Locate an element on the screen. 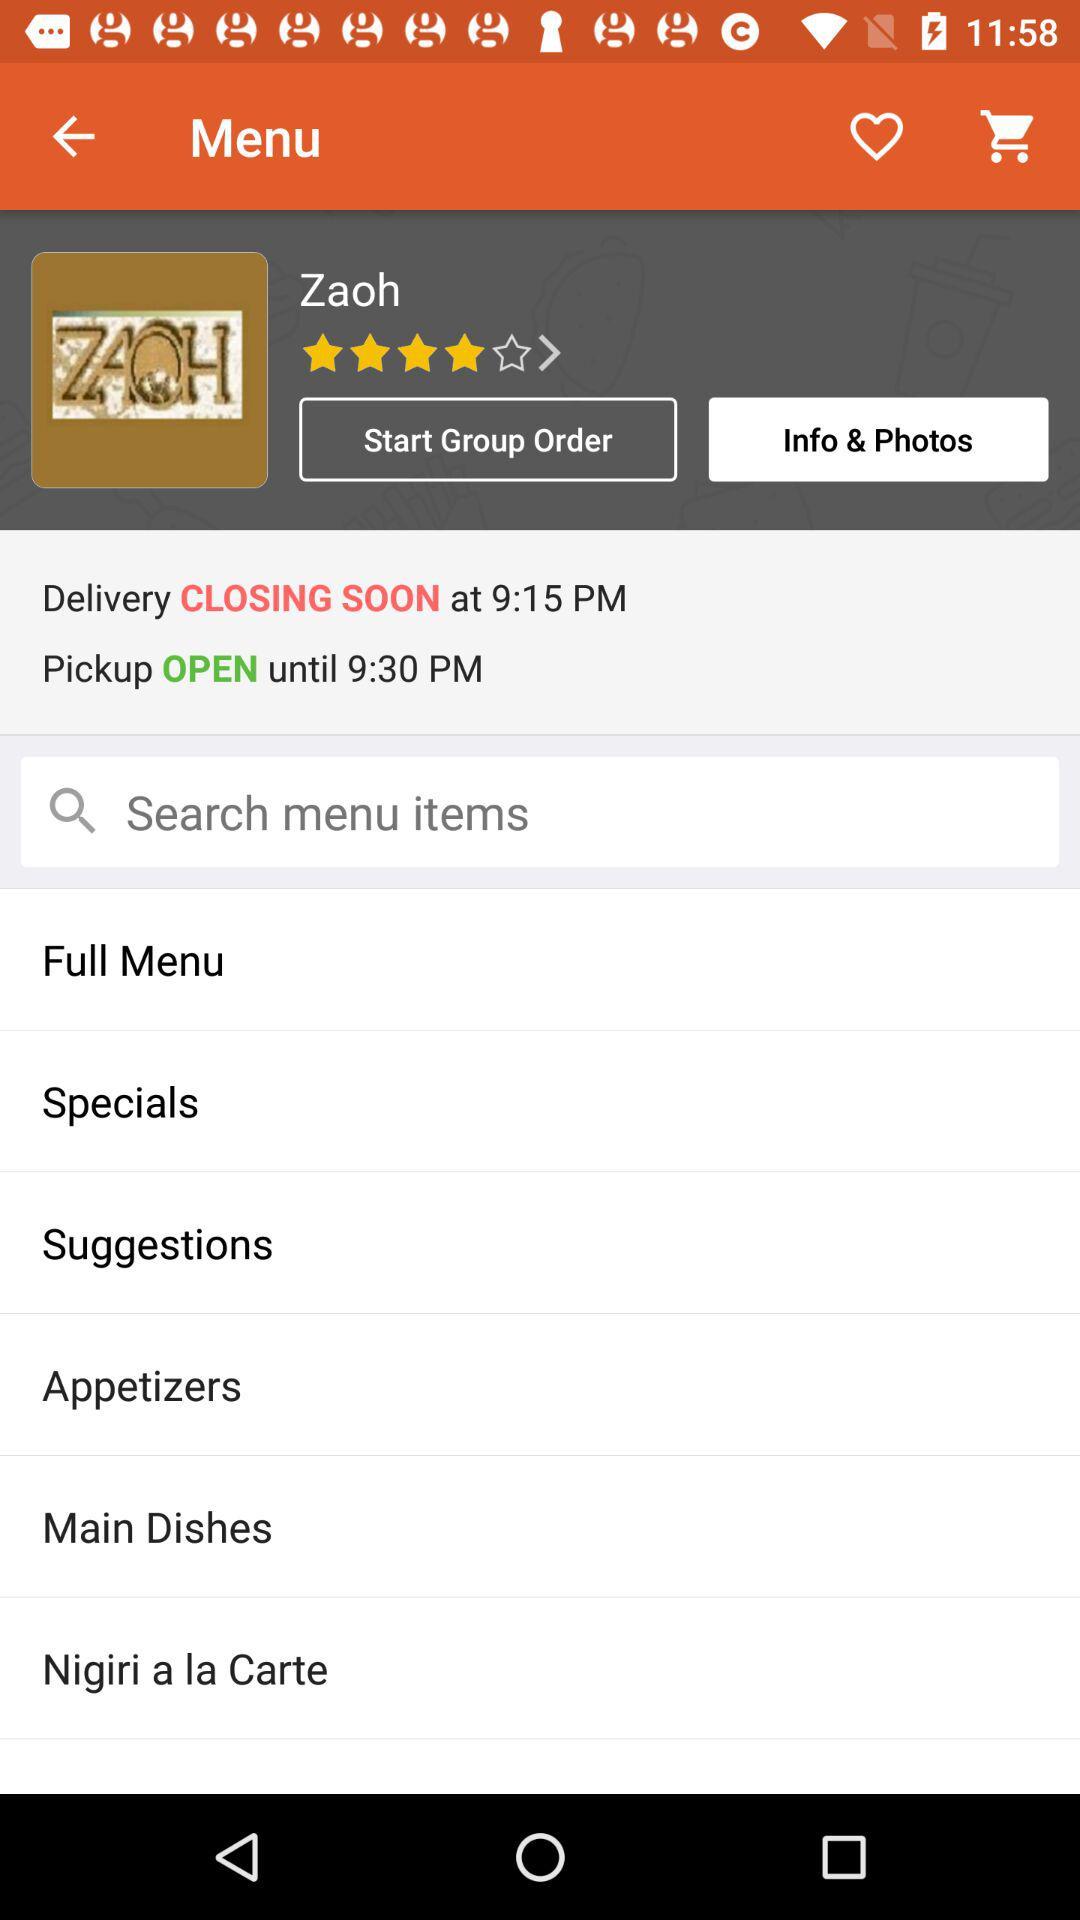 Image resolution: width=1080 pixels, height=1920 pixels. the appetizers icon is located at coordinates (540, 1383).